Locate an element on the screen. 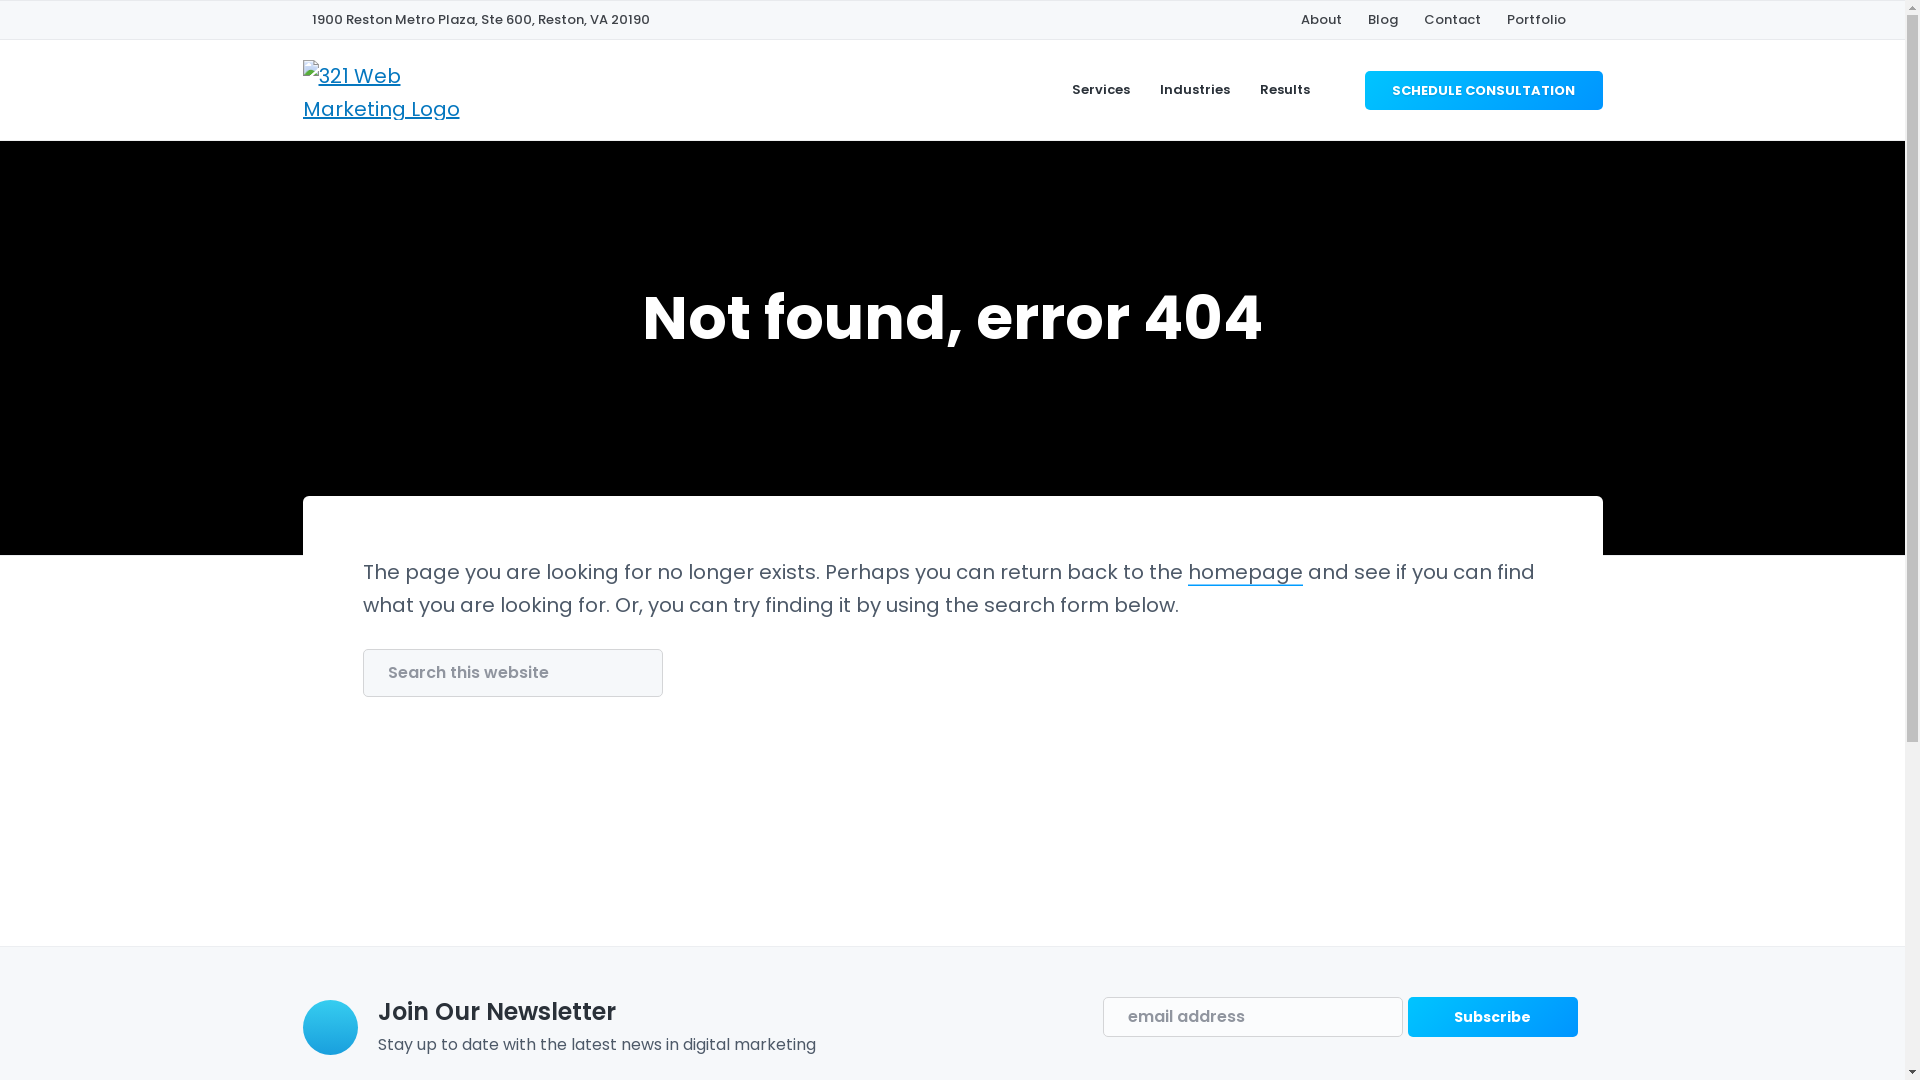 Image resolution: width=1920 pixels, height=1080 pixels. '1900 Reston Metro Plaza, Ste 600, Reston, VA 20190' is located at coordinates (480, 19).